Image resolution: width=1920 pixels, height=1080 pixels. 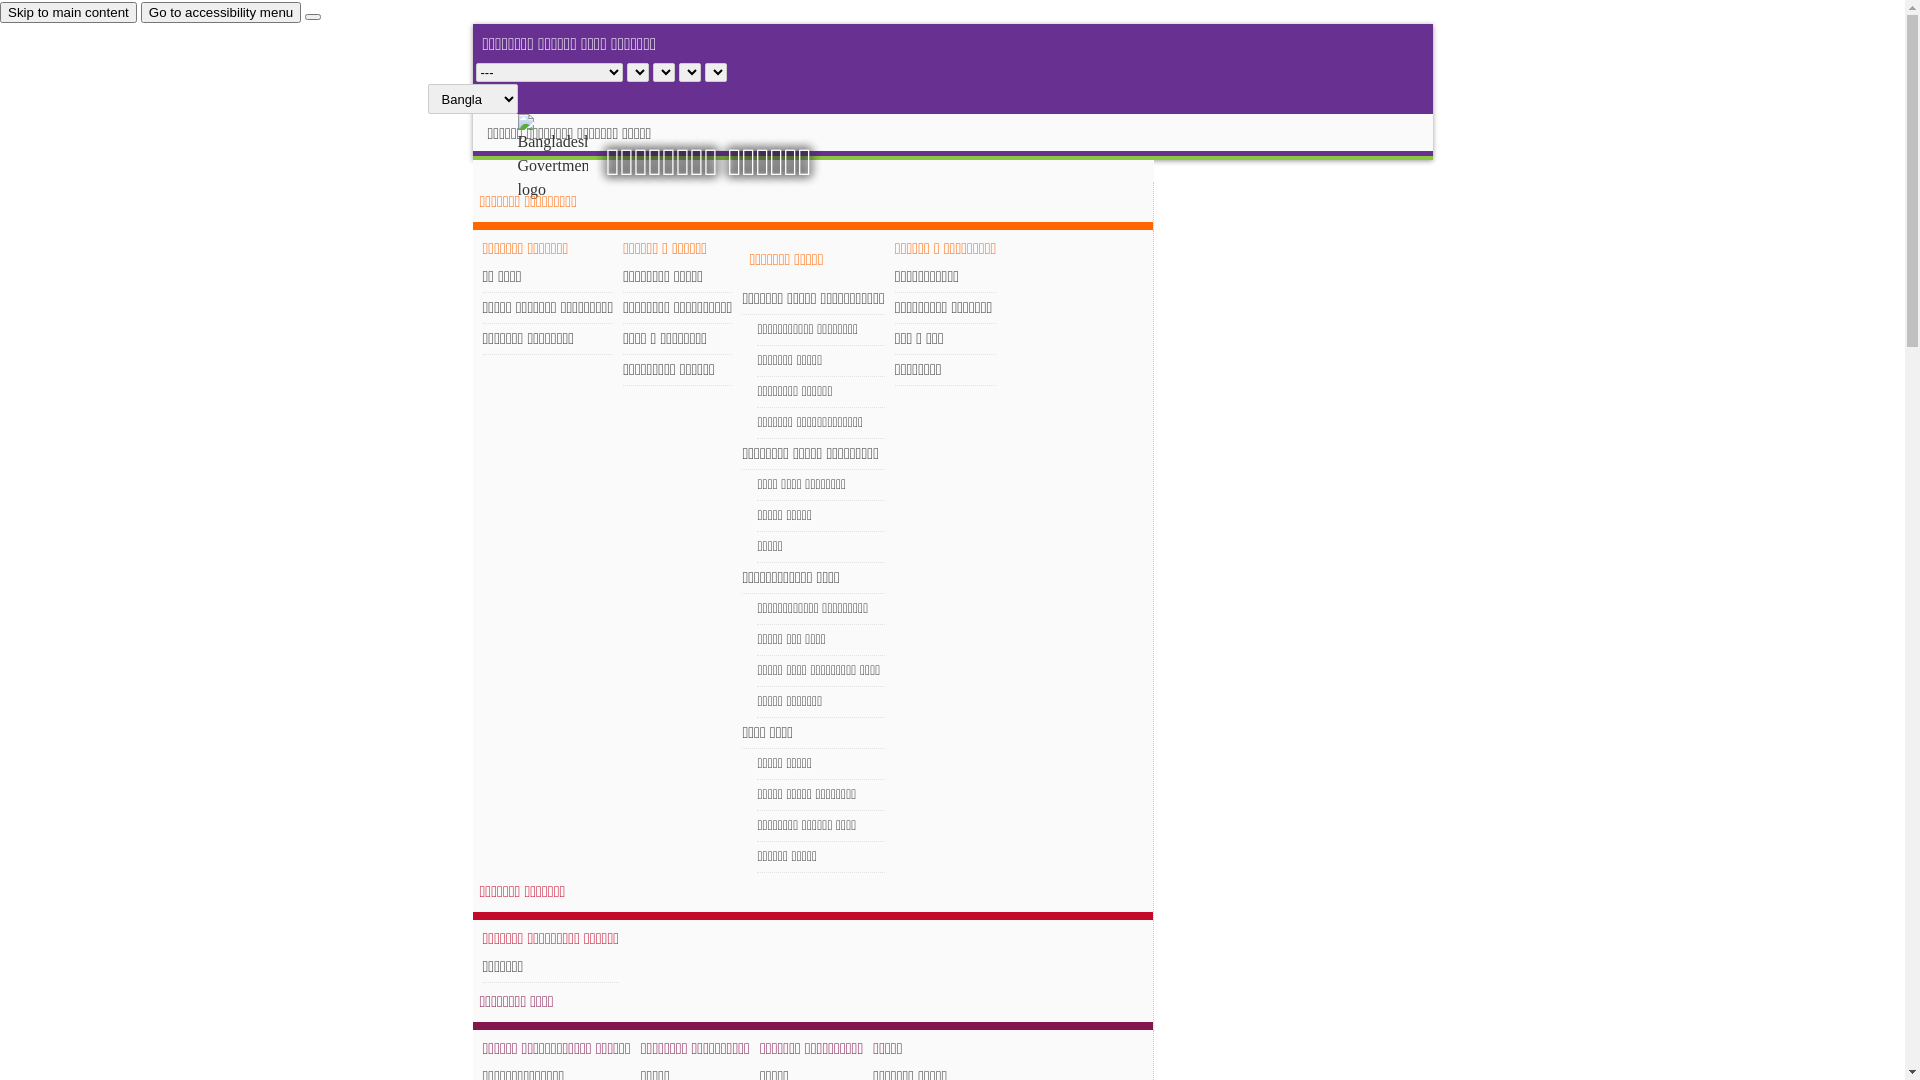 I want to click on 'Skip to main content', so click(x=68, y=12).